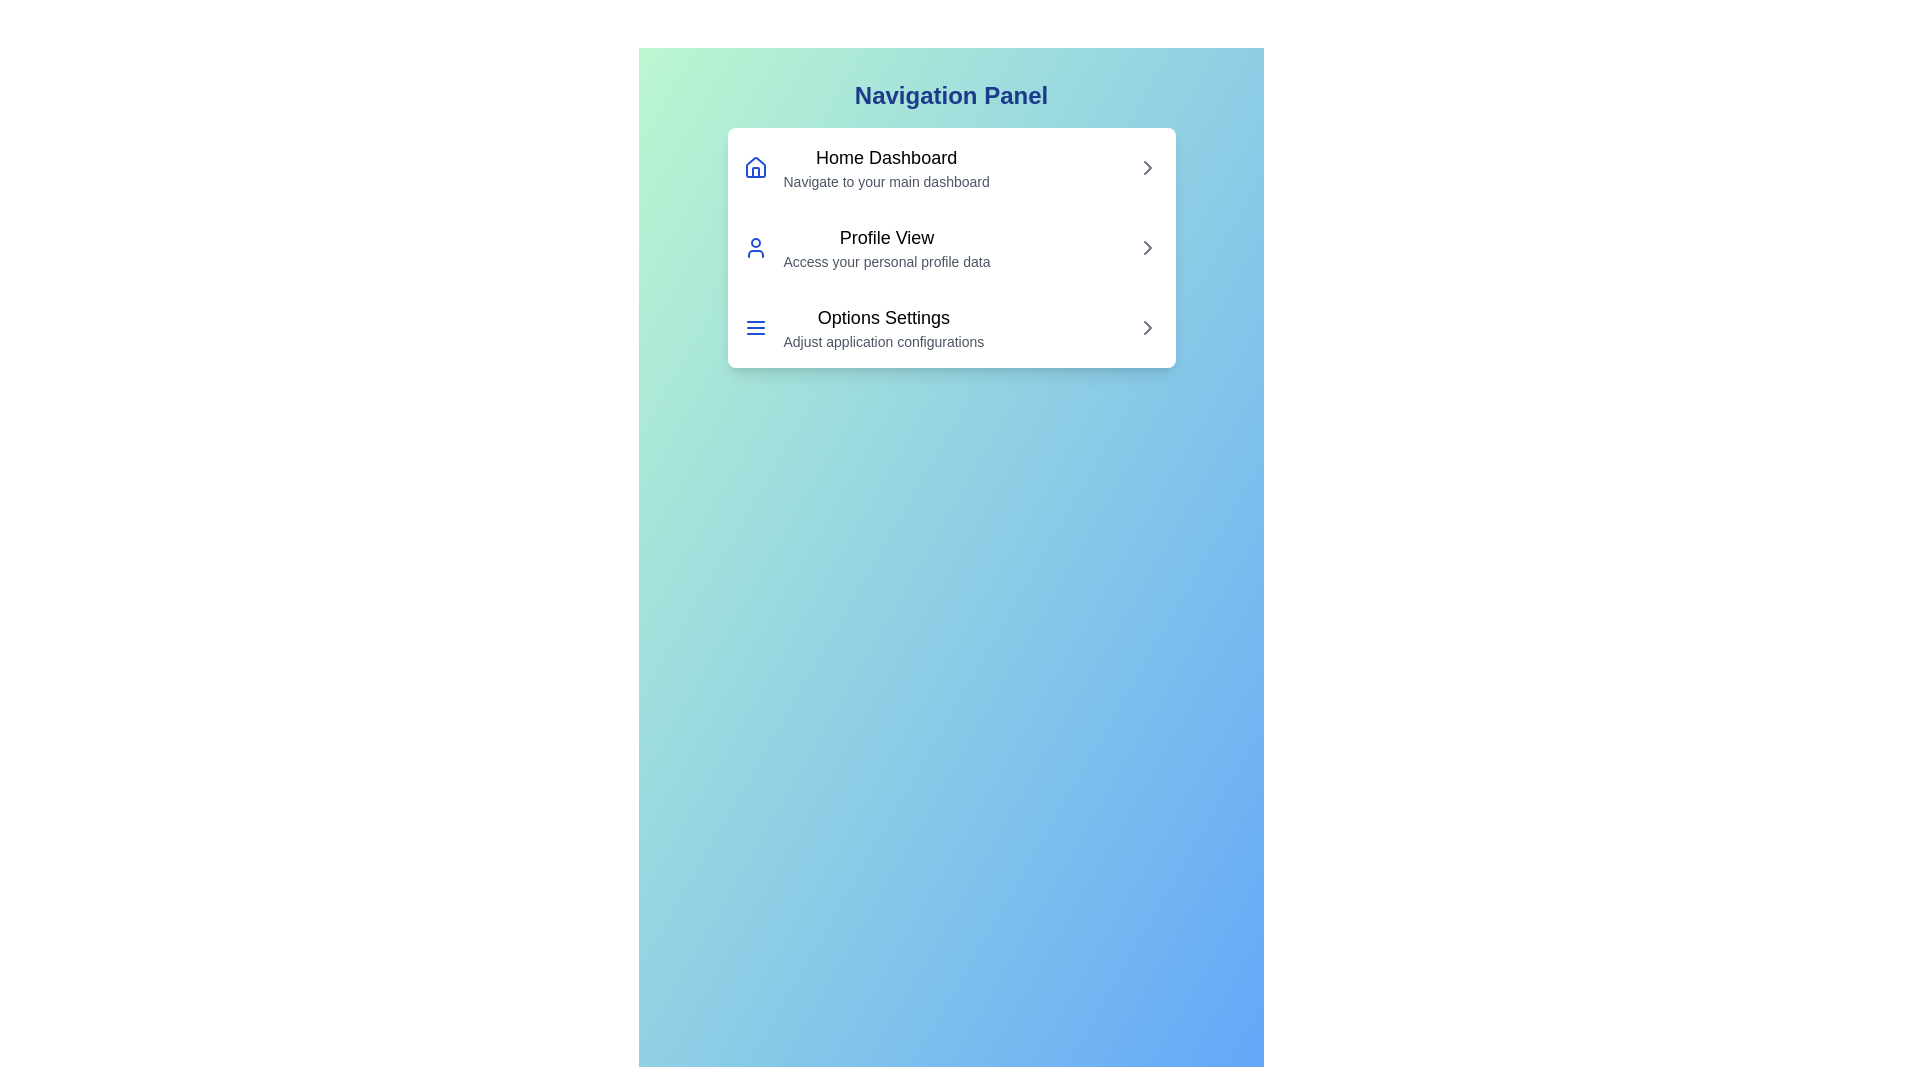 This screenshot has width=1920, height=1080. Describe the element at coordinates (950, 167) in the screenshot. I see `the menu item corresponding to Home Dashboard` at that location.